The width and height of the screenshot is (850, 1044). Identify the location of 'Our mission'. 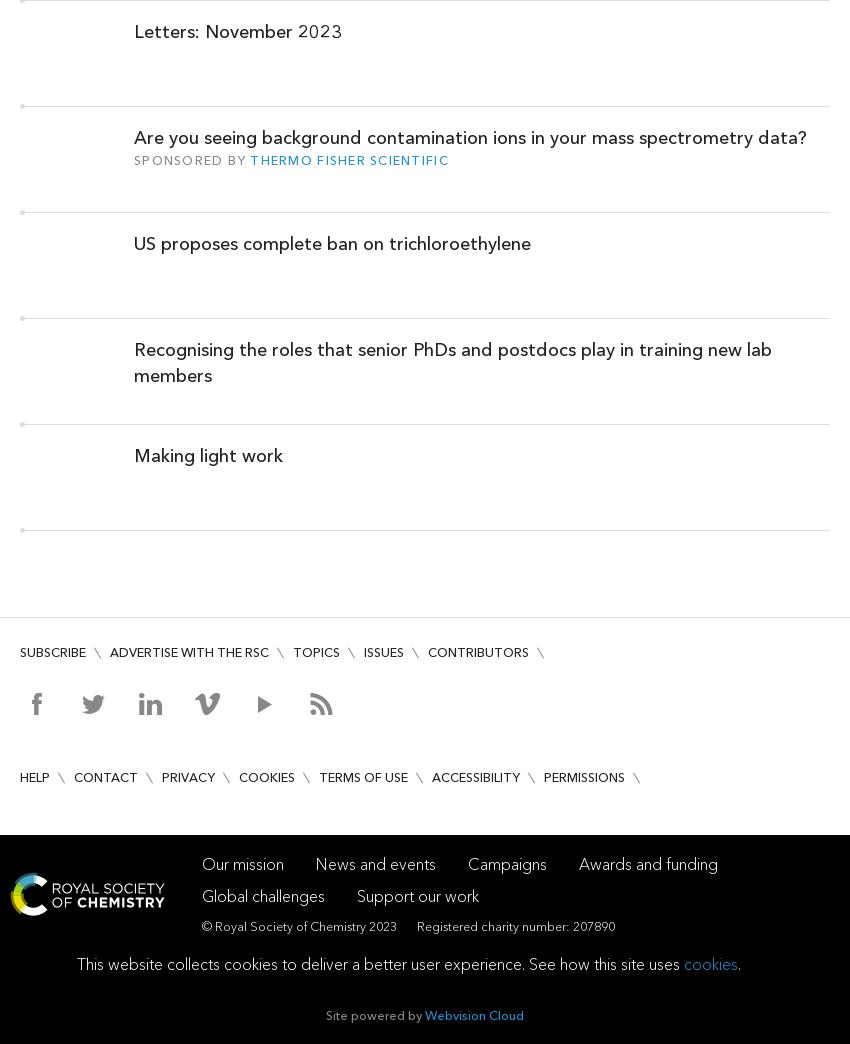
(243, 863).